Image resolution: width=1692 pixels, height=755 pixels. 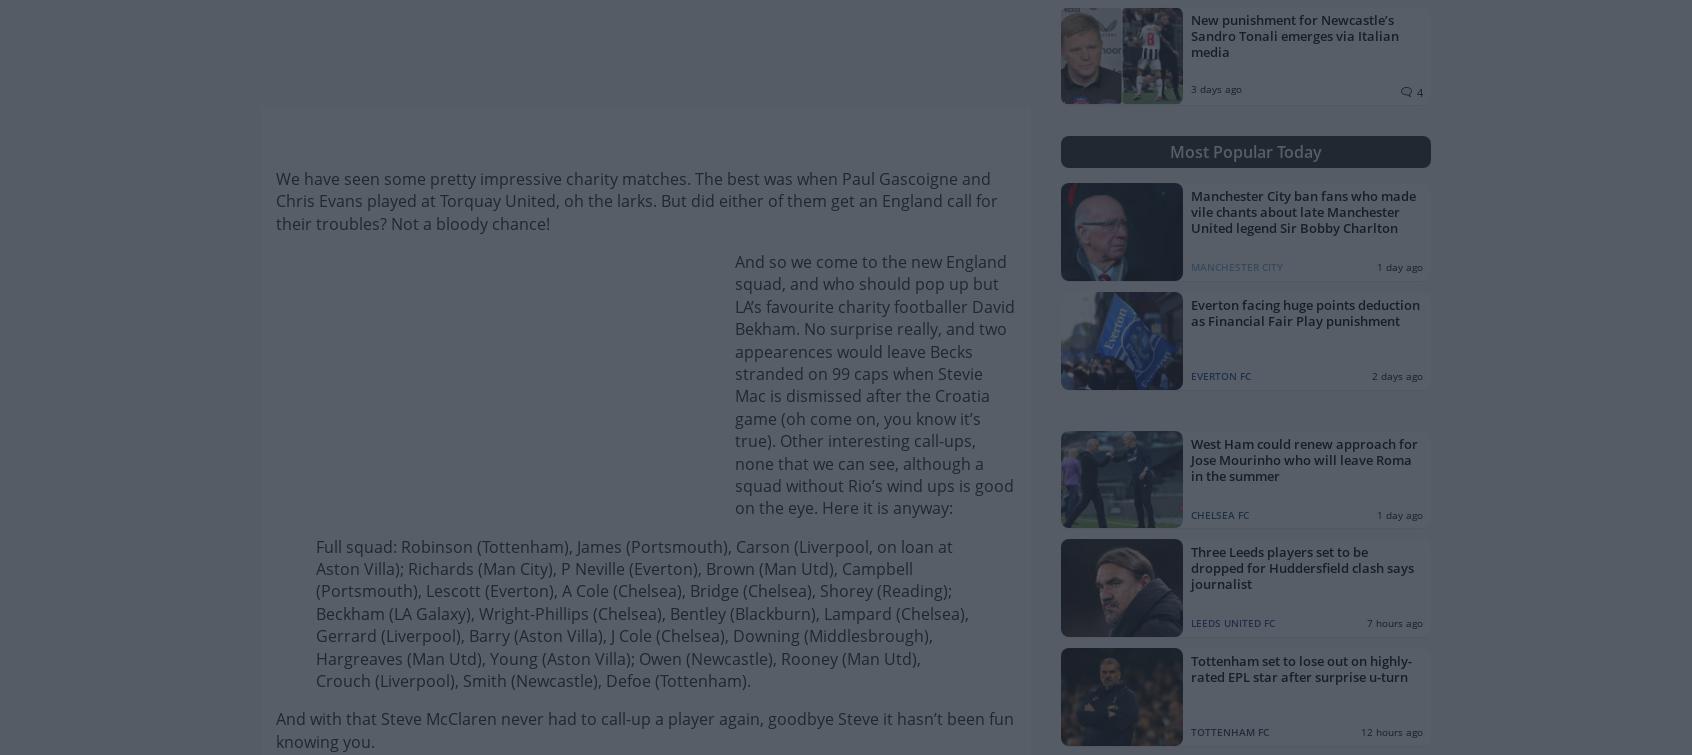 I want to click on 'Leeds United FC', so click(x=1232, y=622).